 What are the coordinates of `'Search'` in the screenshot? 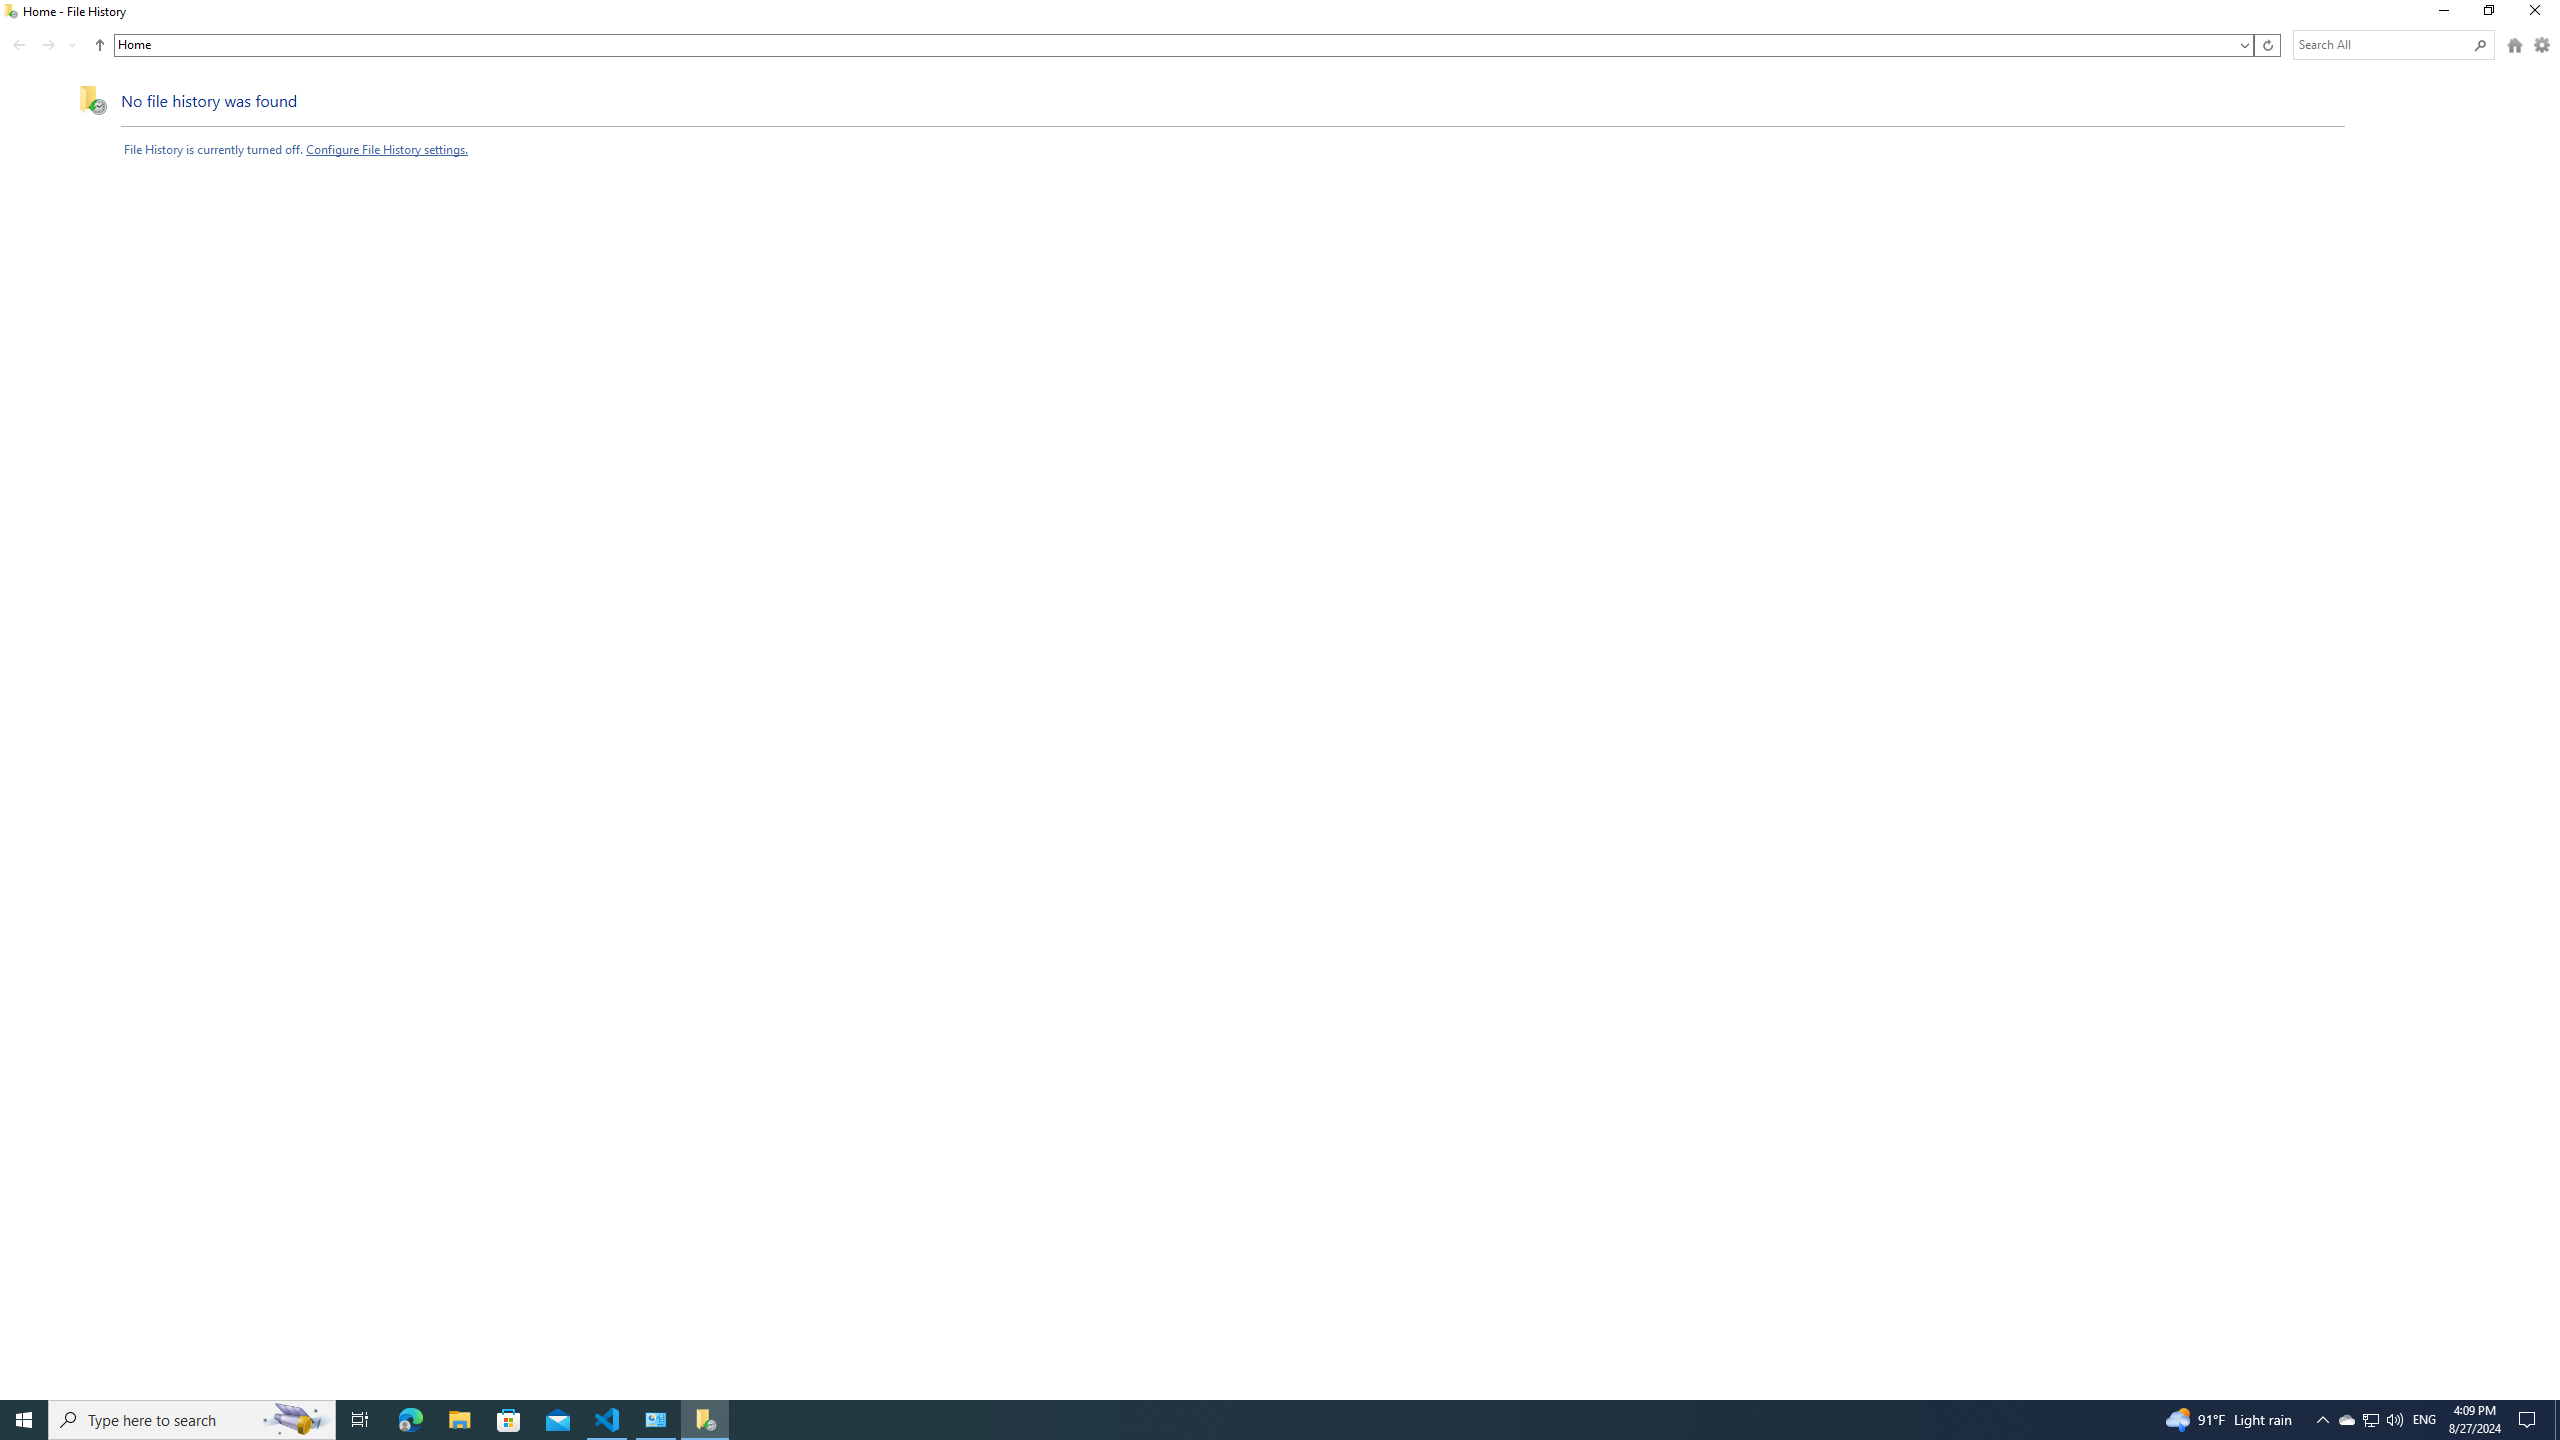 It's located at (2479, 43).